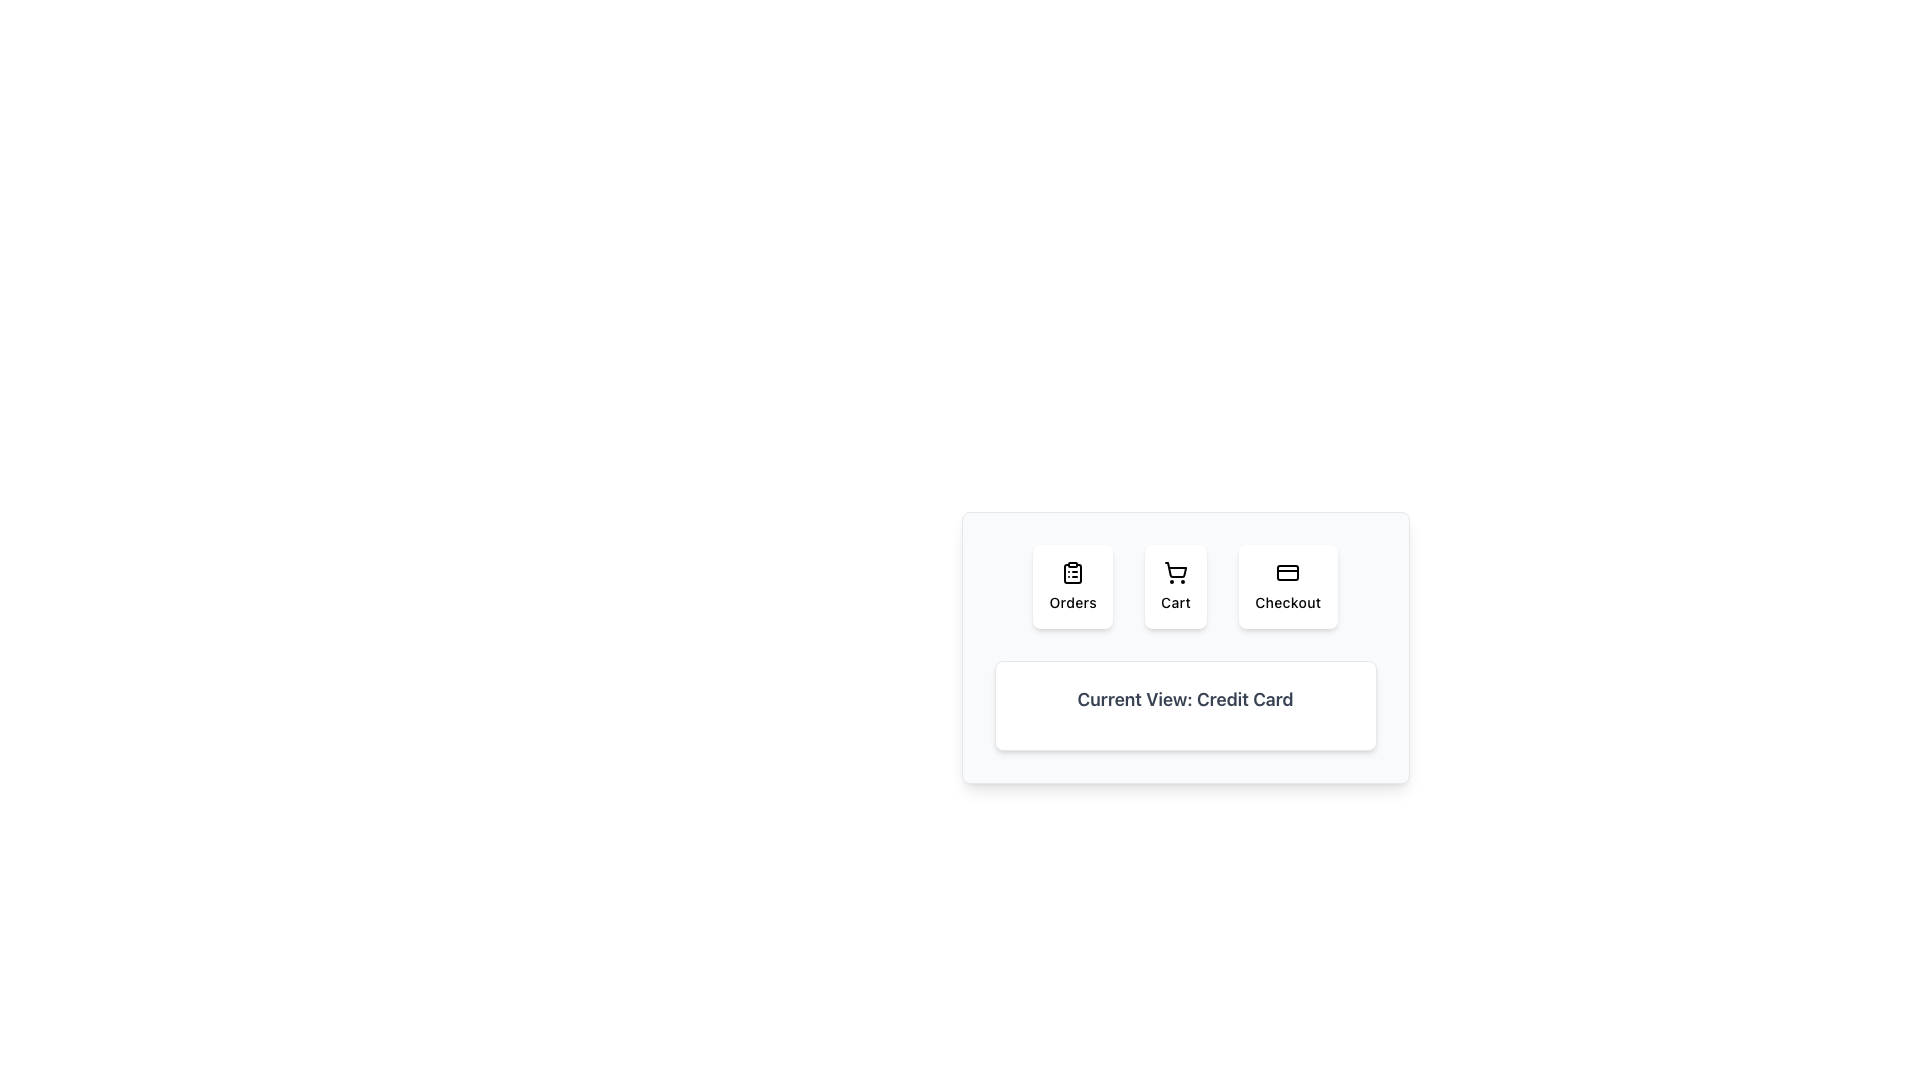 The image size is (1920, 1080). Describe the element at coordinates (1072, 601) in the screenshot. I see `'Orders' text label located below the clipboard icon in the 'Orders' card to understand the card's purpose` at that location.